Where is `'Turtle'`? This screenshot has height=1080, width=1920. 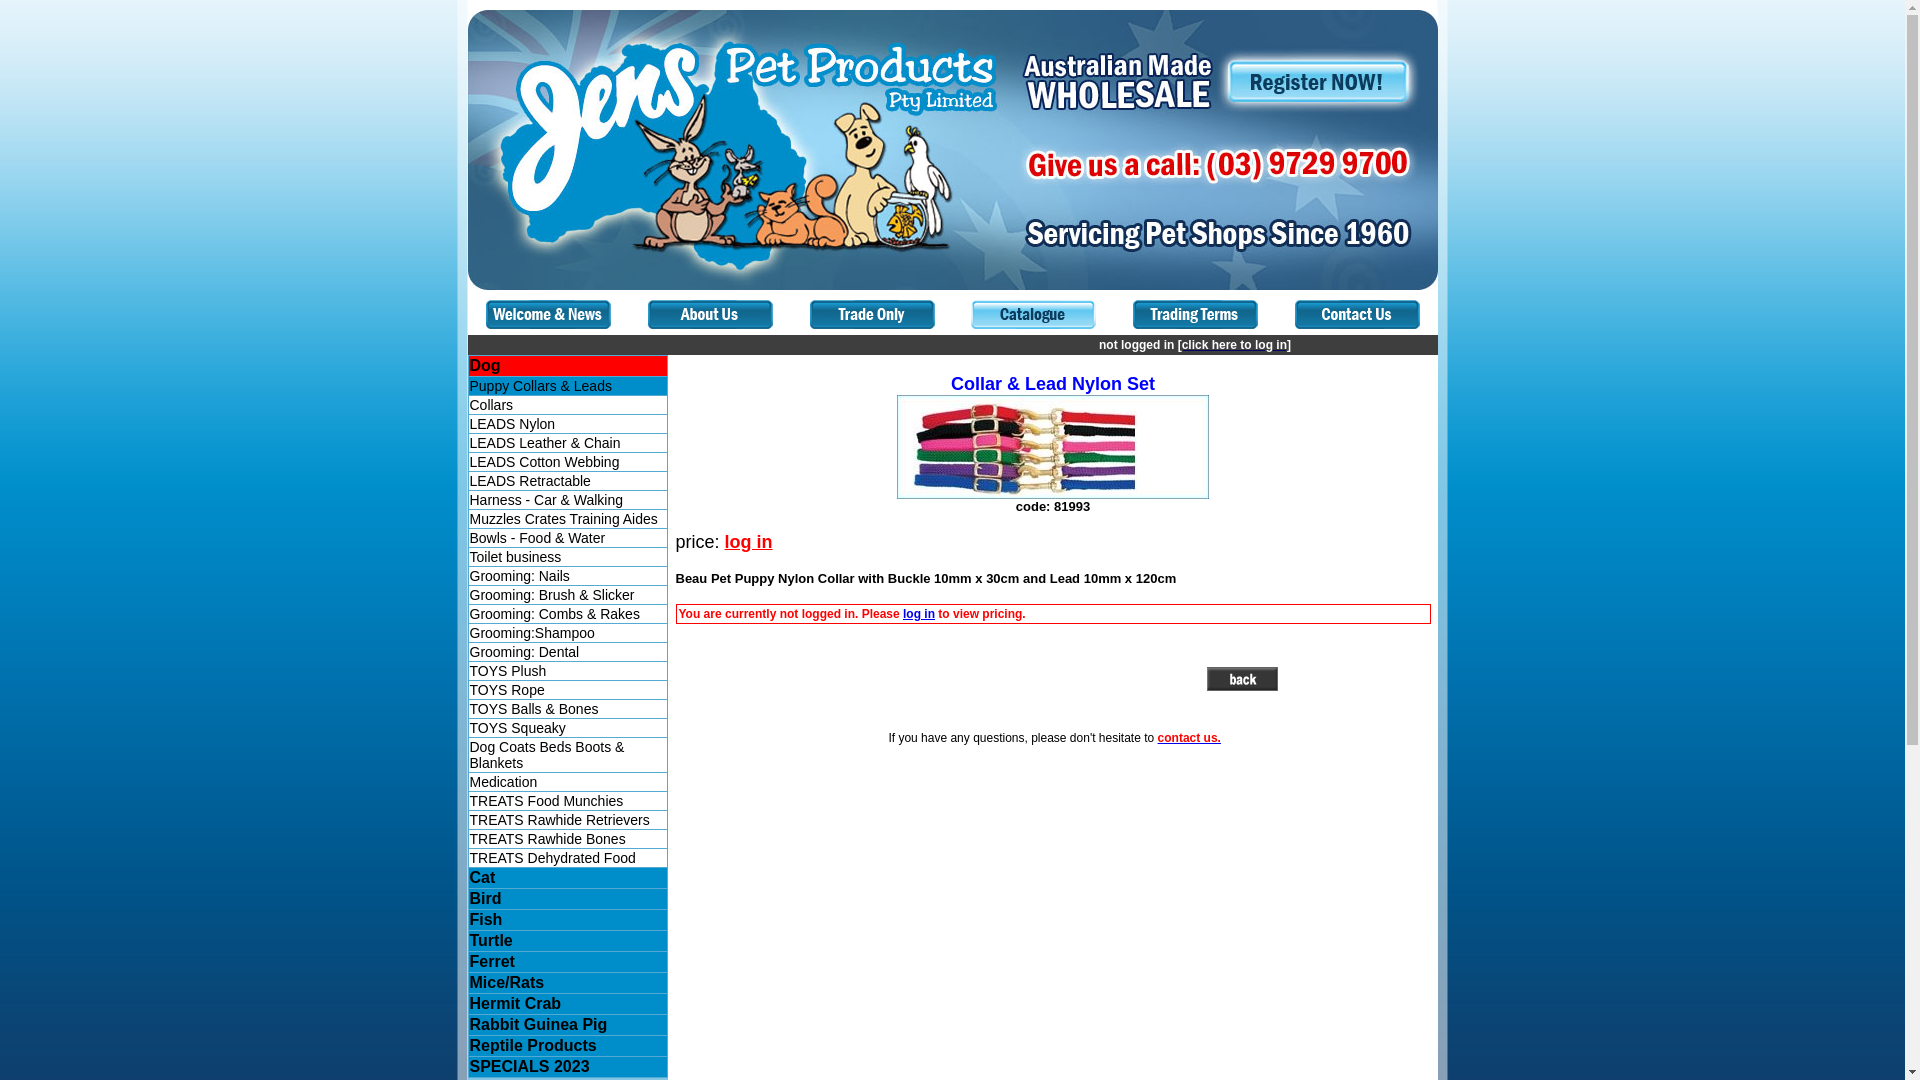
'Turtle' is located at coordinates (491, 940).